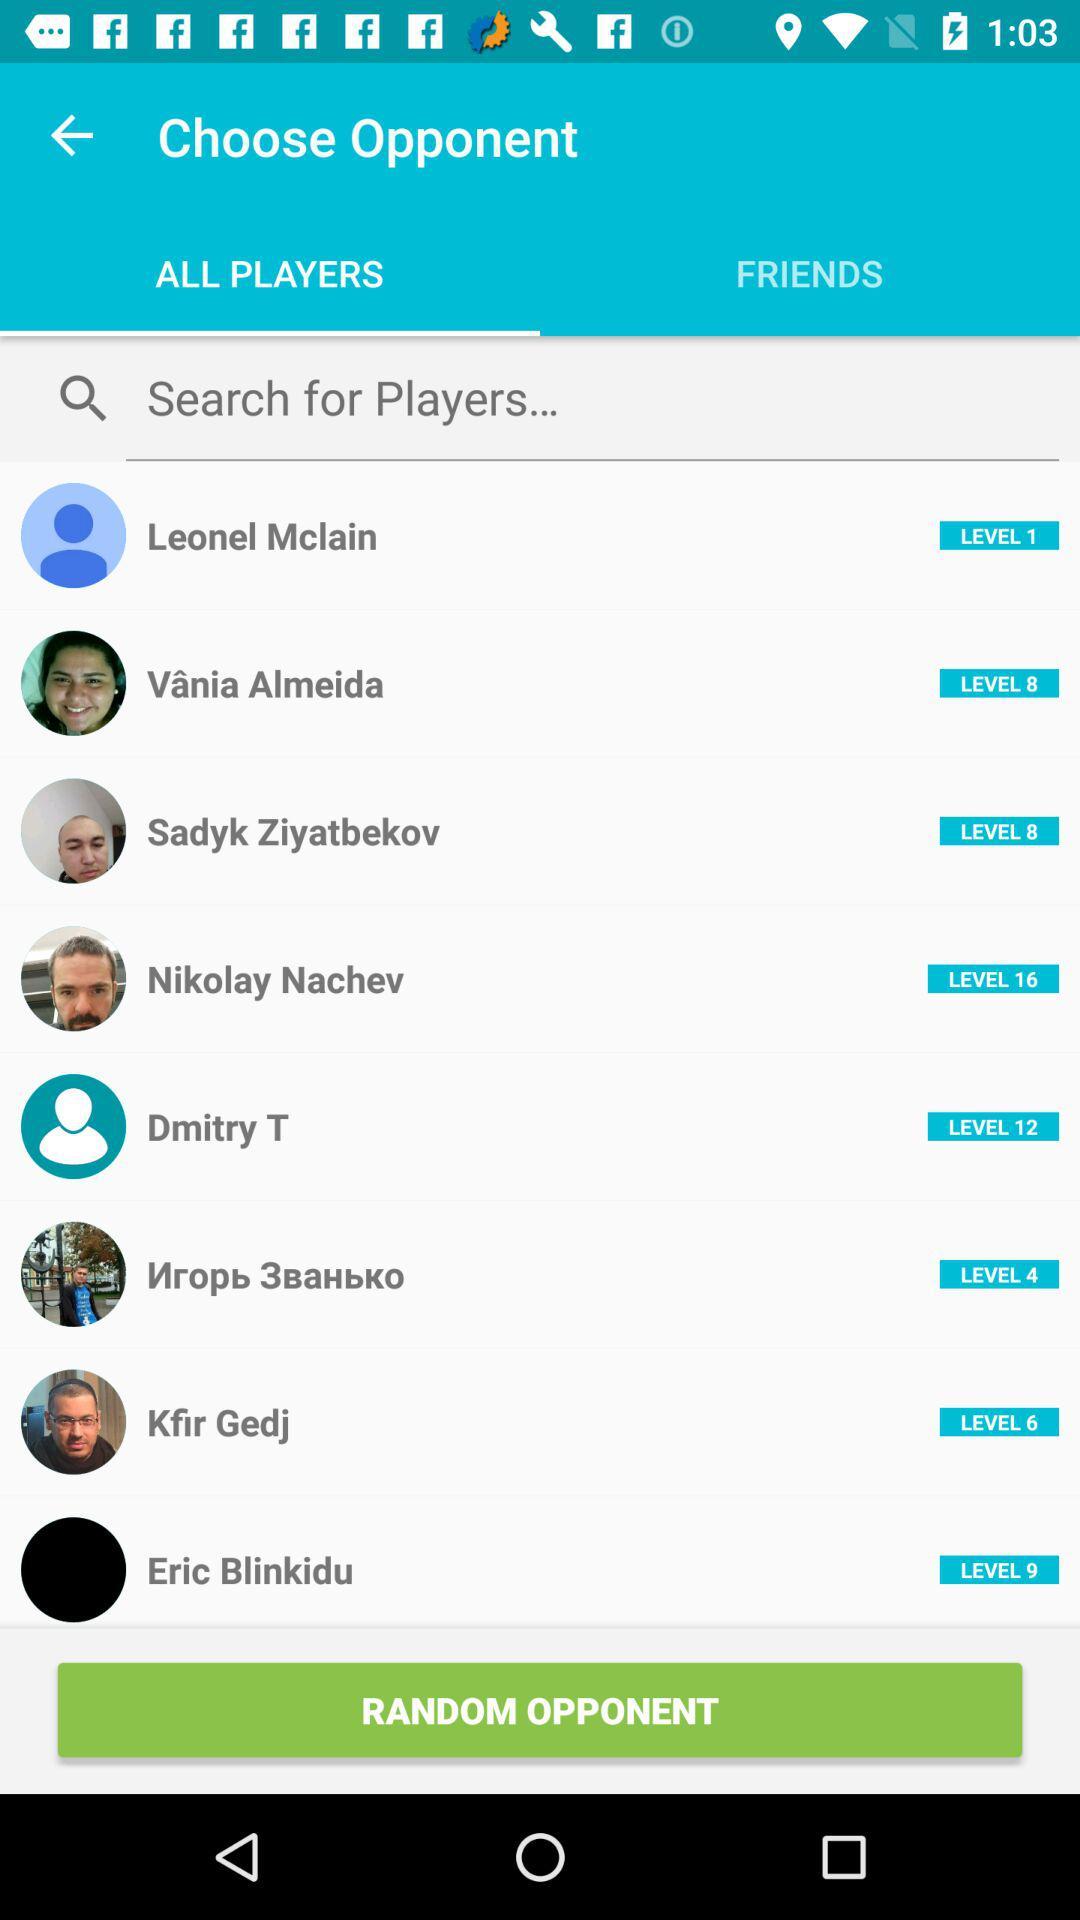 This screenshot has width=1080, height=1920. I want to click on the icon to the left of the choose opponent, so click(72, 135).